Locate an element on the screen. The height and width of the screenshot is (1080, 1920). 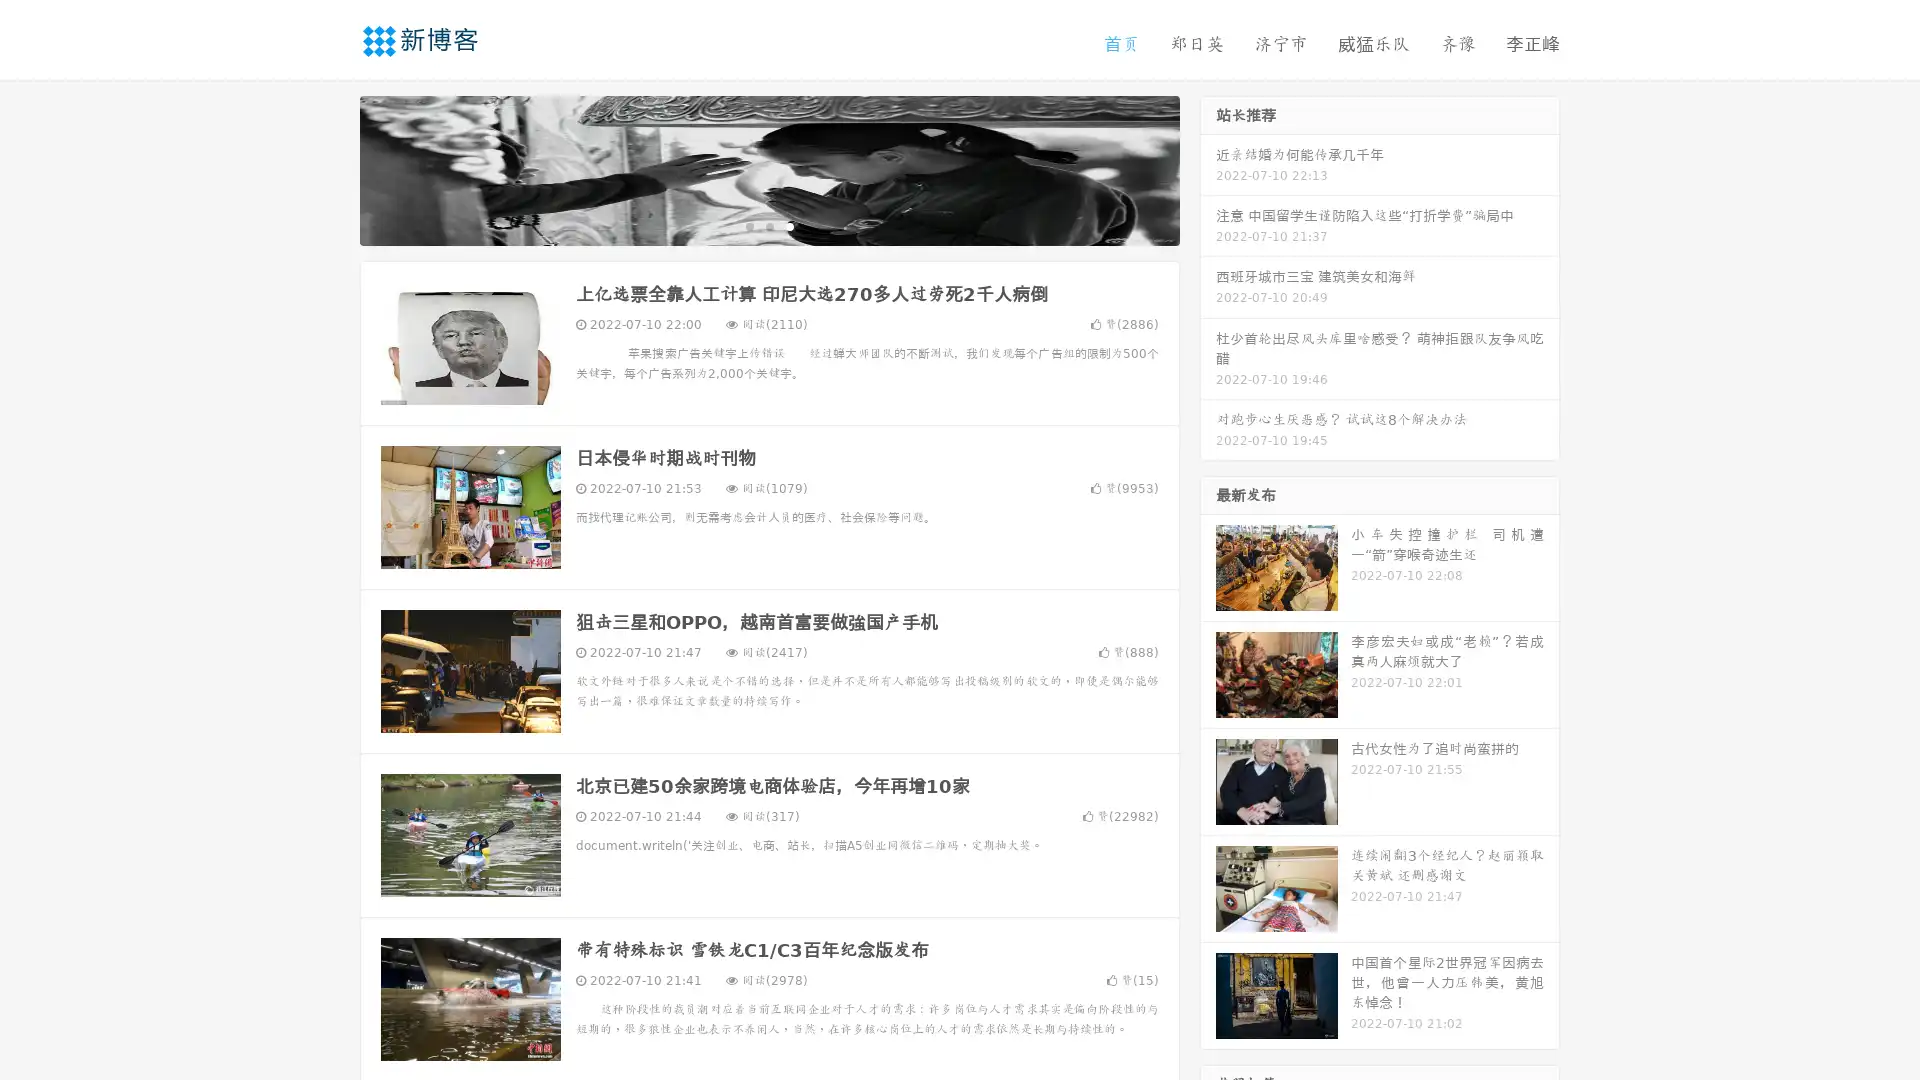
Go to slide 1 is located at coordinates (748, 225).